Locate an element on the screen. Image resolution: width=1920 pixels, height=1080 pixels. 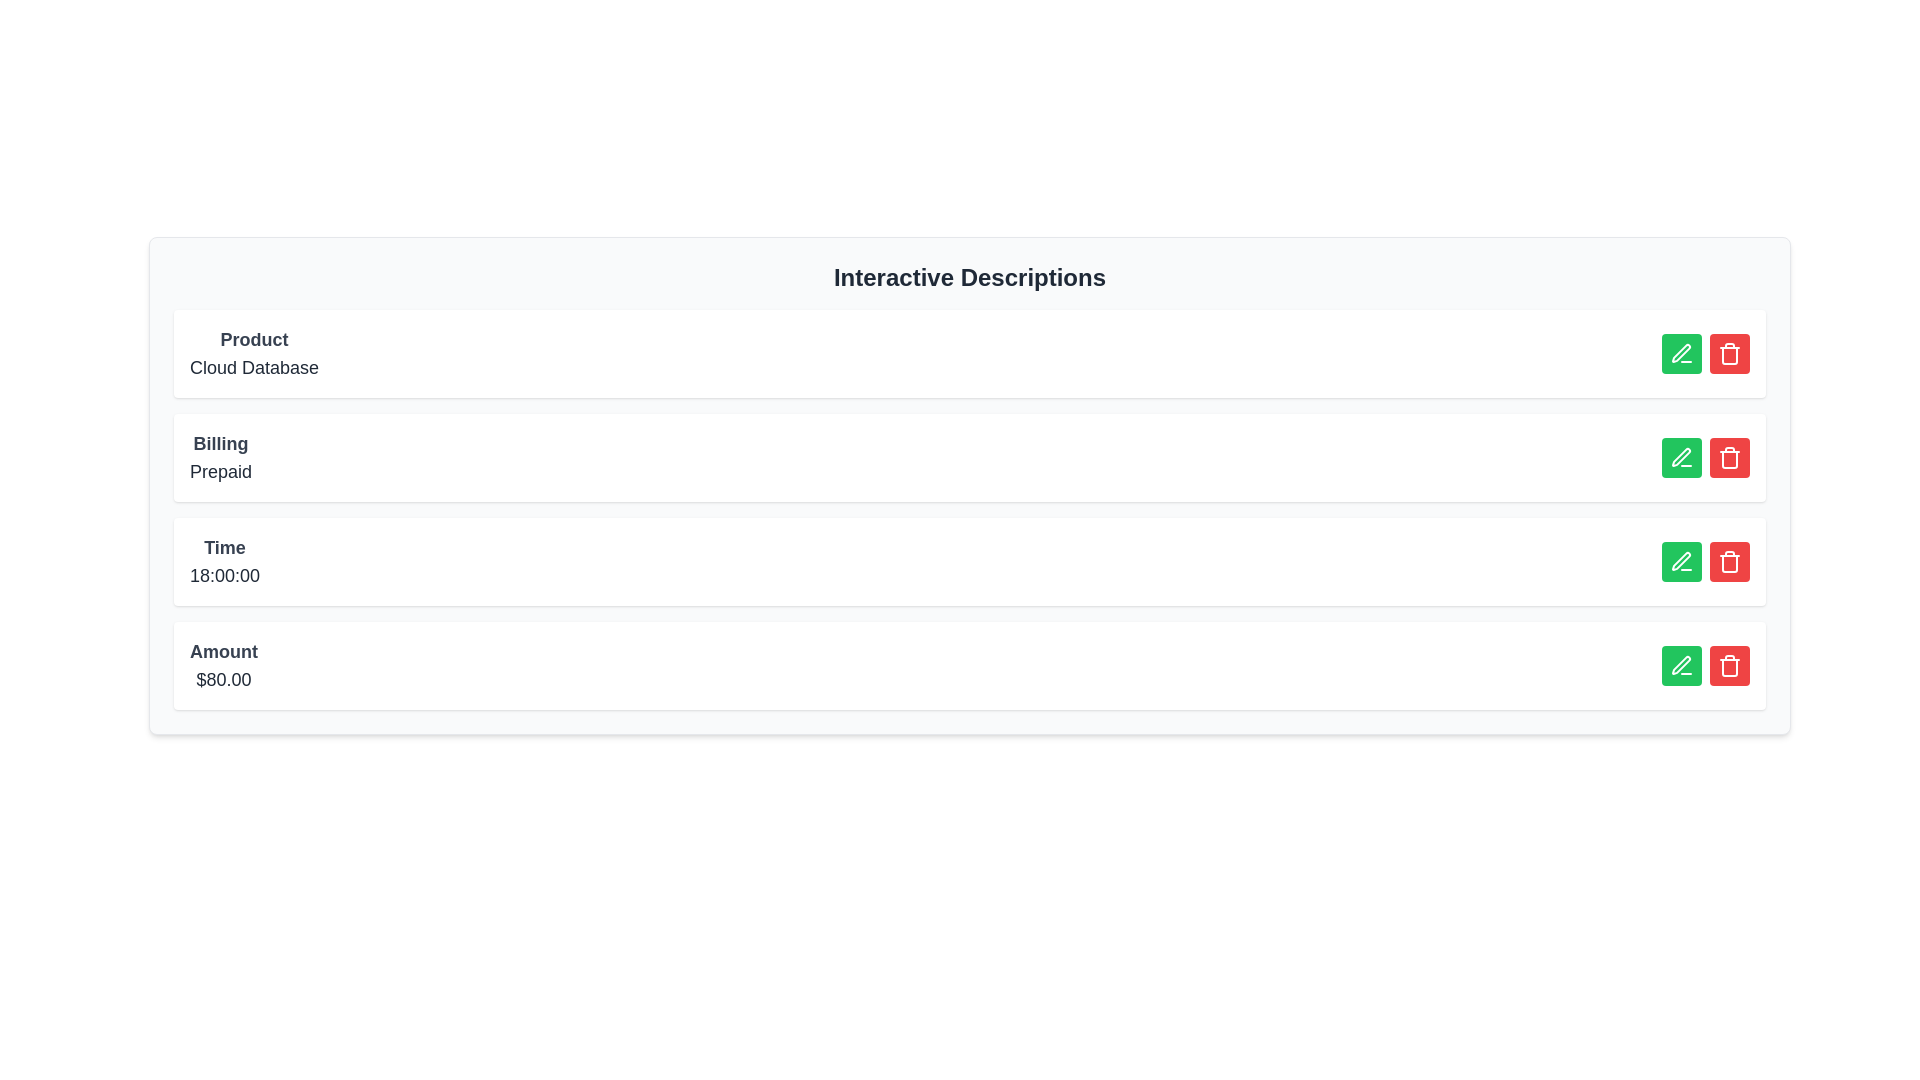
the trash can icon button, which has a red background and signifies deletion, located on the far right of the third row in the interactive description section, below the 'Time' label is located at coordinates (1728, 562).